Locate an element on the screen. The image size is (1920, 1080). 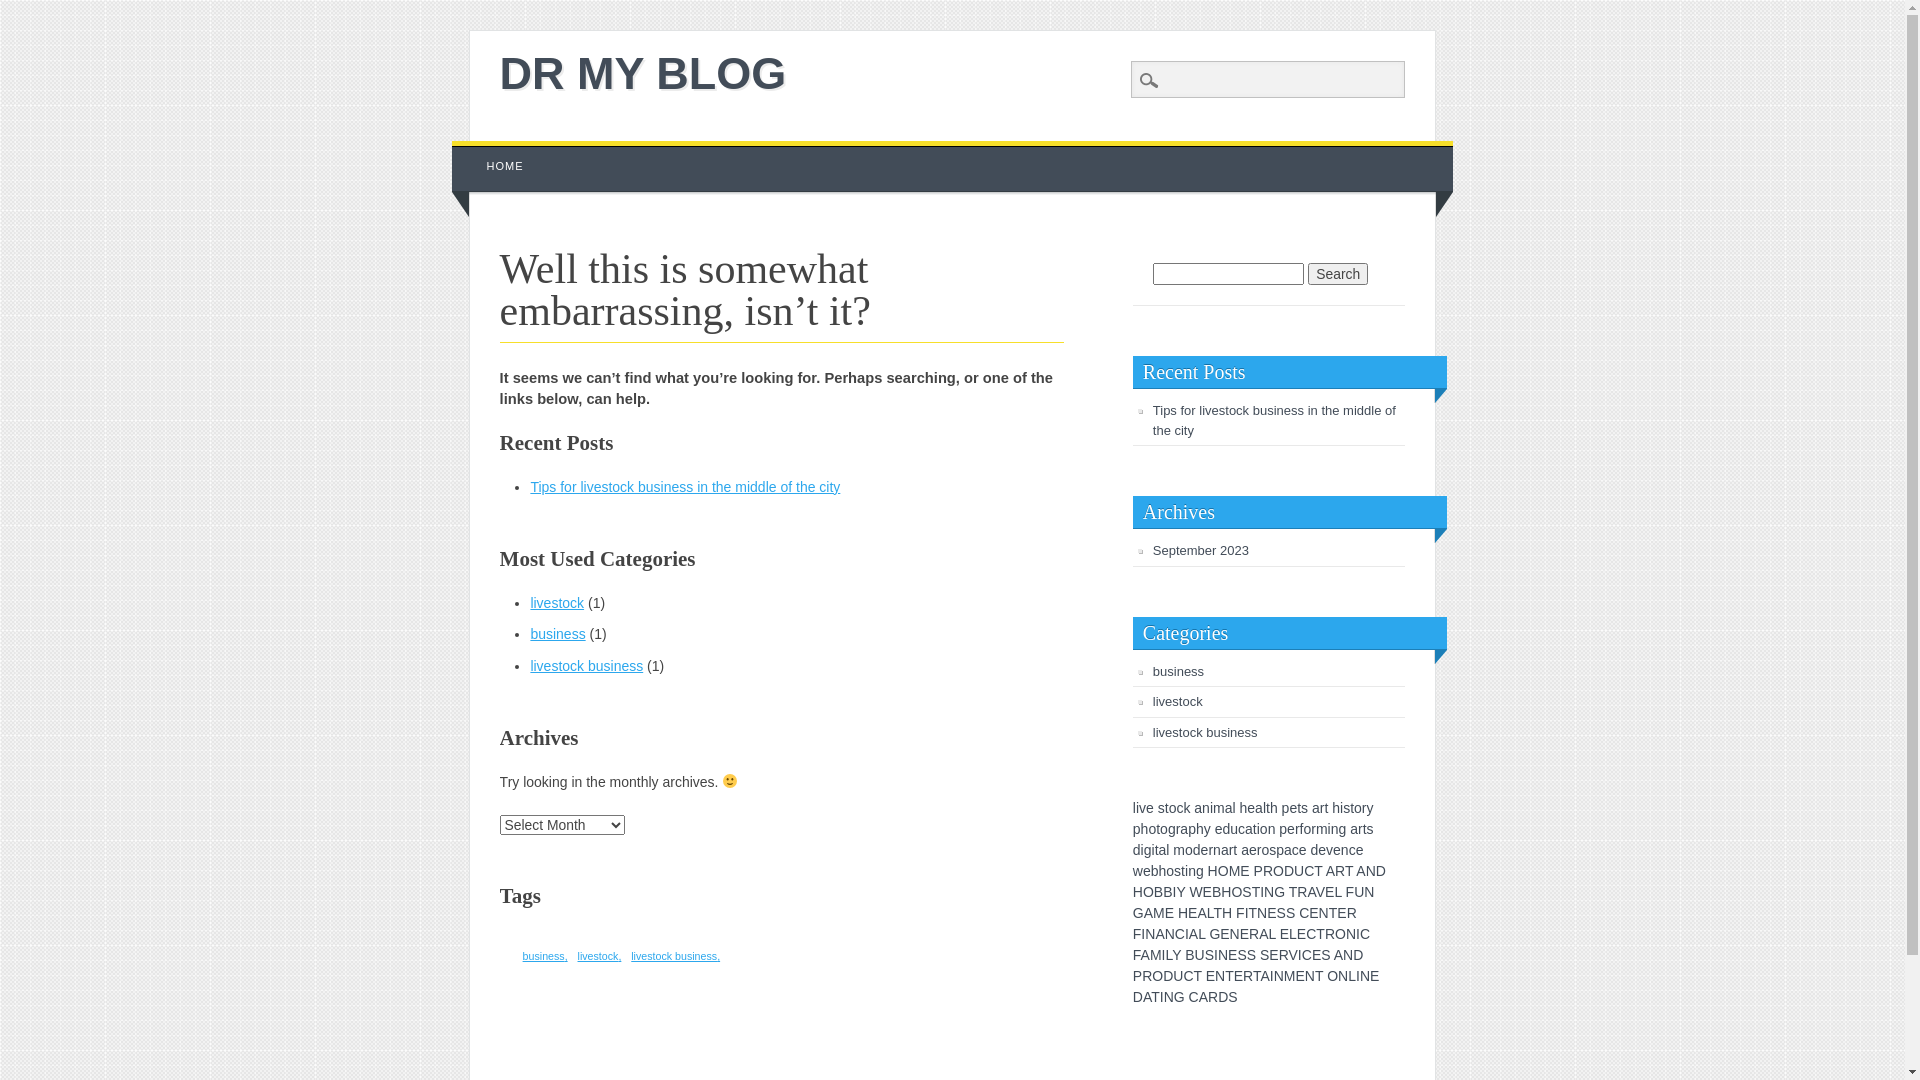
'H' is located at coordinates (1212, 870).